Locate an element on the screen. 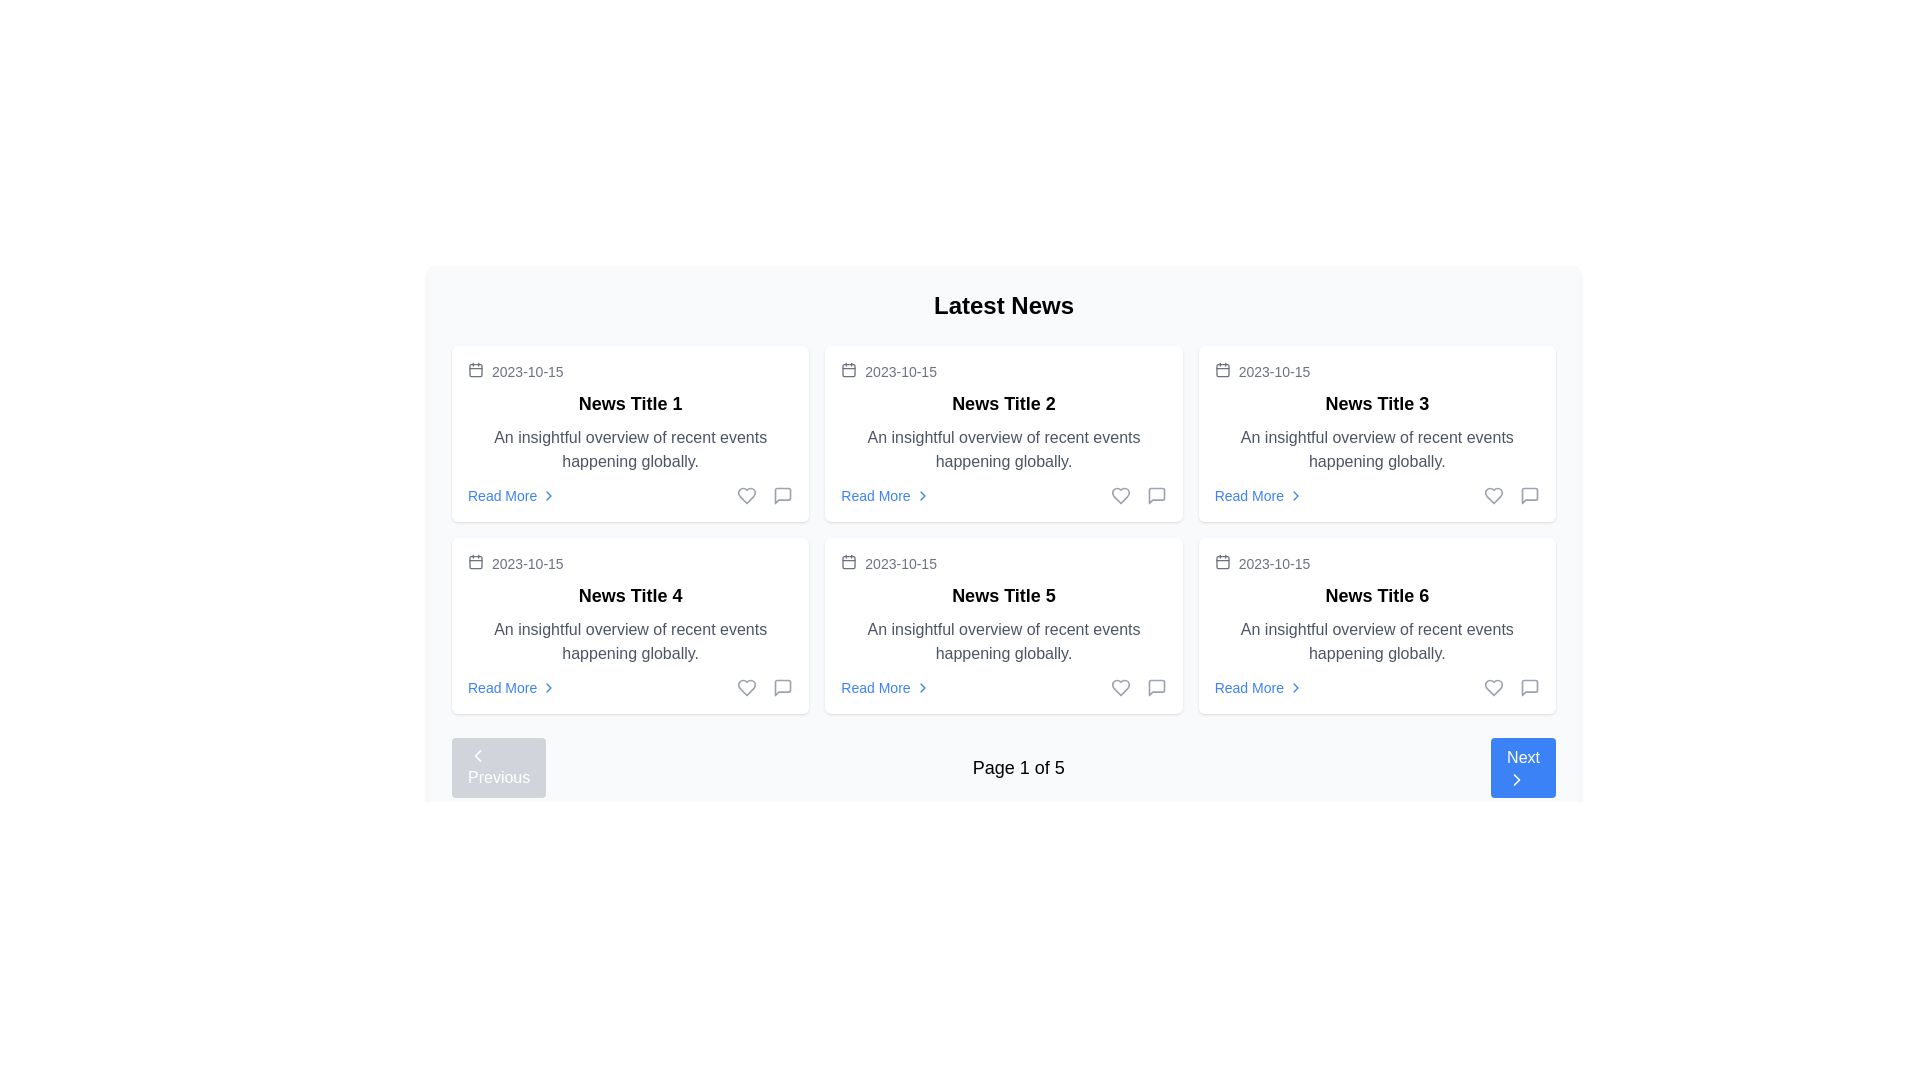  the heart-shaped icon in the 'Latest News' section is located at coordinates (746, 495).